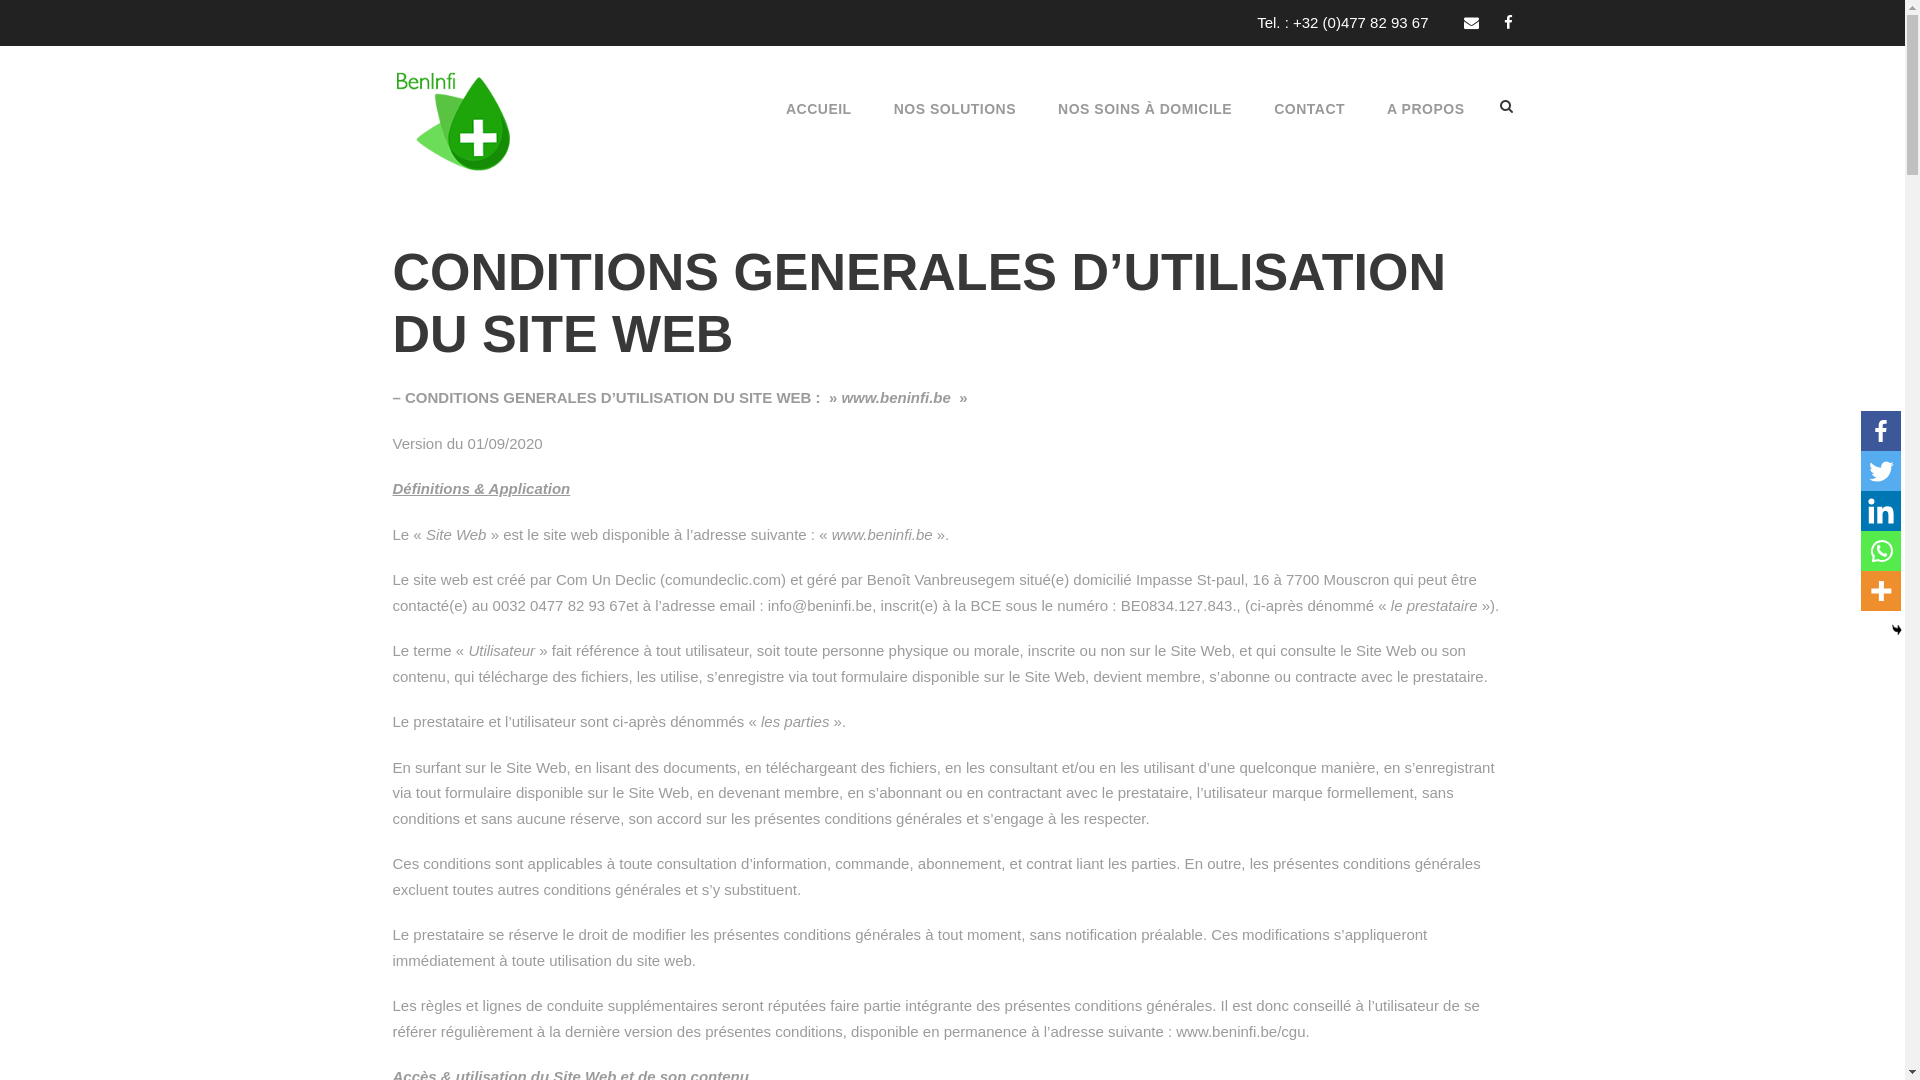 This screenshot has width=1920, height=1080. Describe the element at coordinates (954, 132) in the screenshot. I see `'NOS SOLUTIONS'` at that location.